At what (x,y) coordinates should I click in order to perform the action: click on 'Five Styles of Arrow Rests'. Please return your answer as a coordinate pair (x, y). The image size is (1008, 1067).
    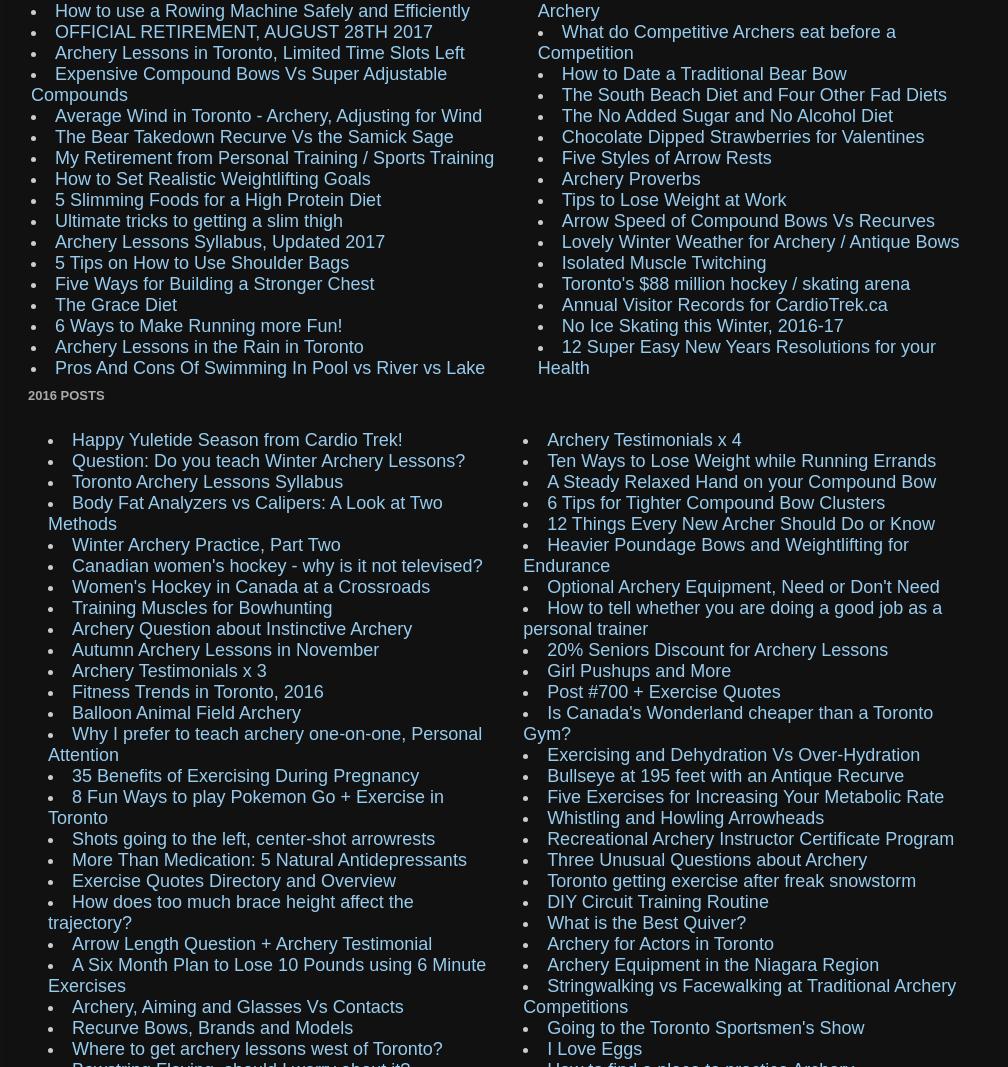
    Looking at the image, I should click on (665, 155).